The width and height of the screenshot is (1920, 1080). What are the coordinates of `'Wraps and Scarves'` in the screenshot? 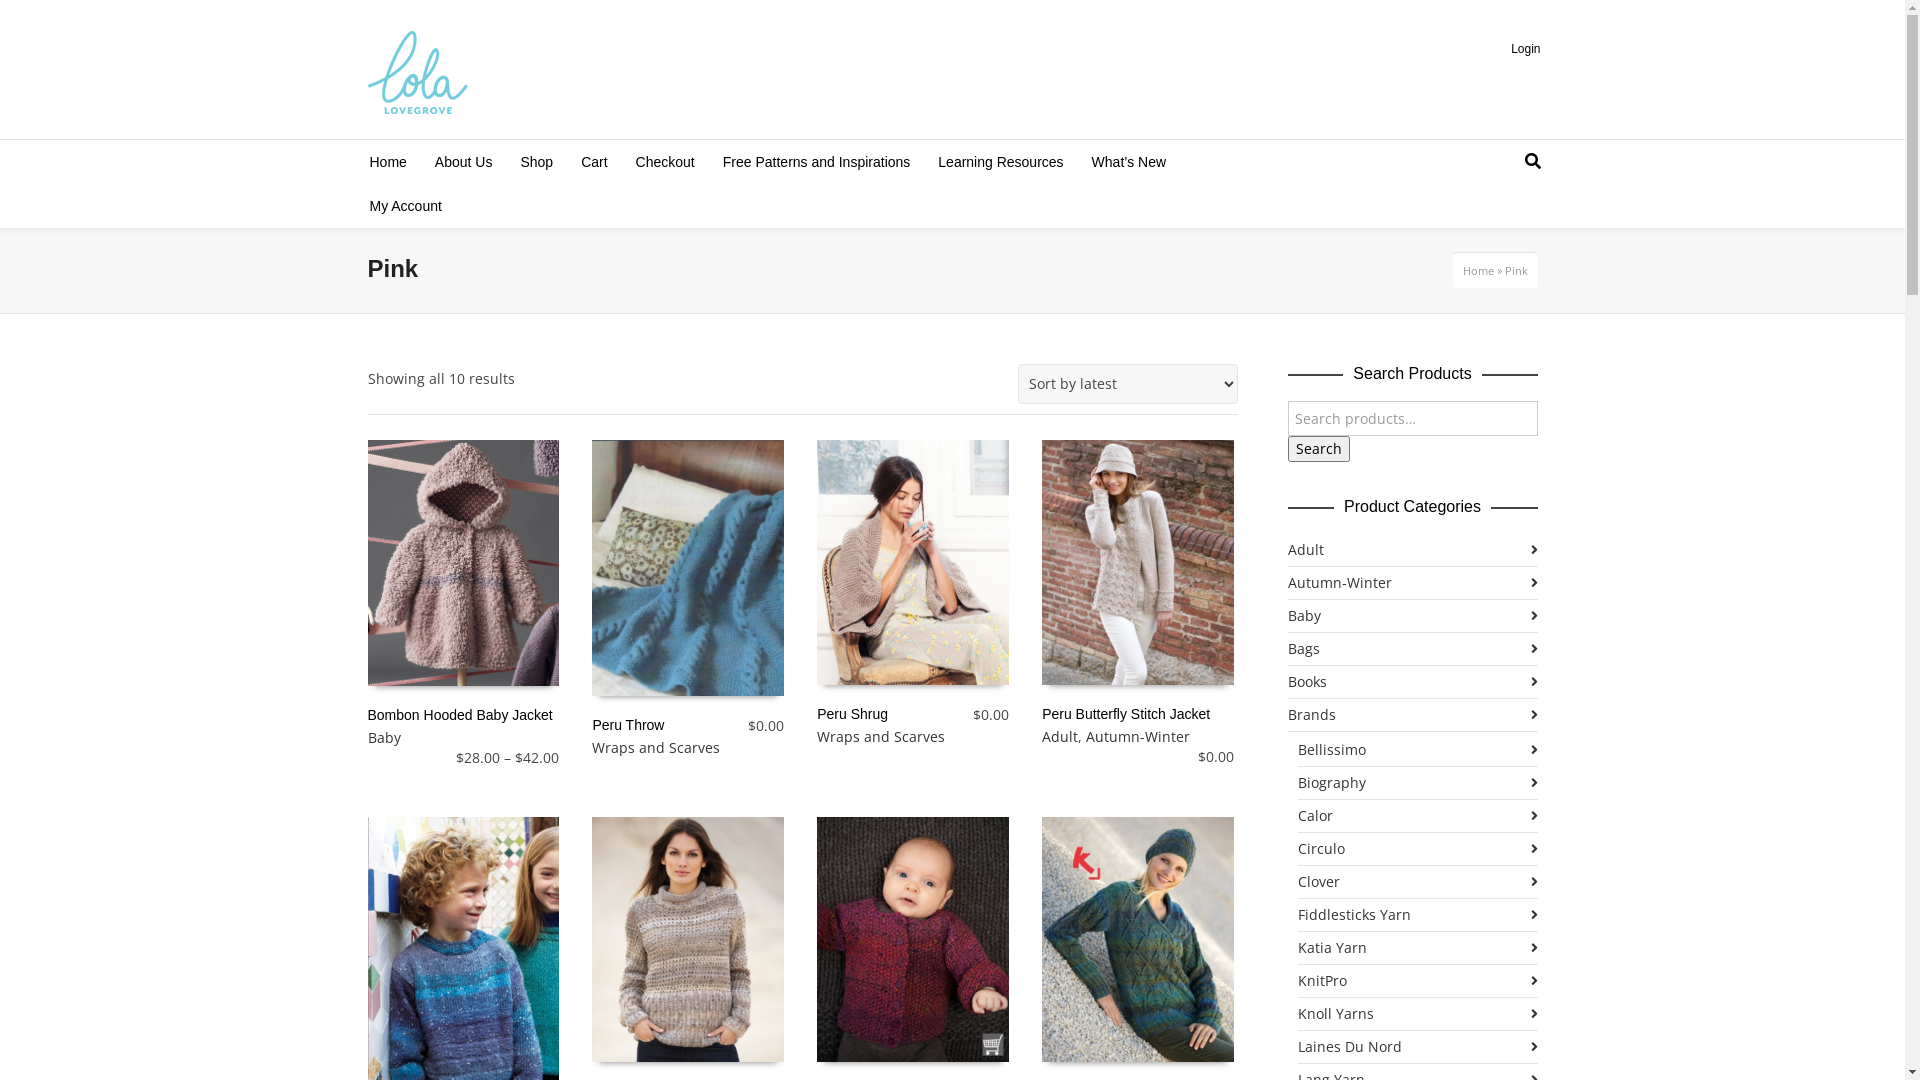 It's located at (816, 736).